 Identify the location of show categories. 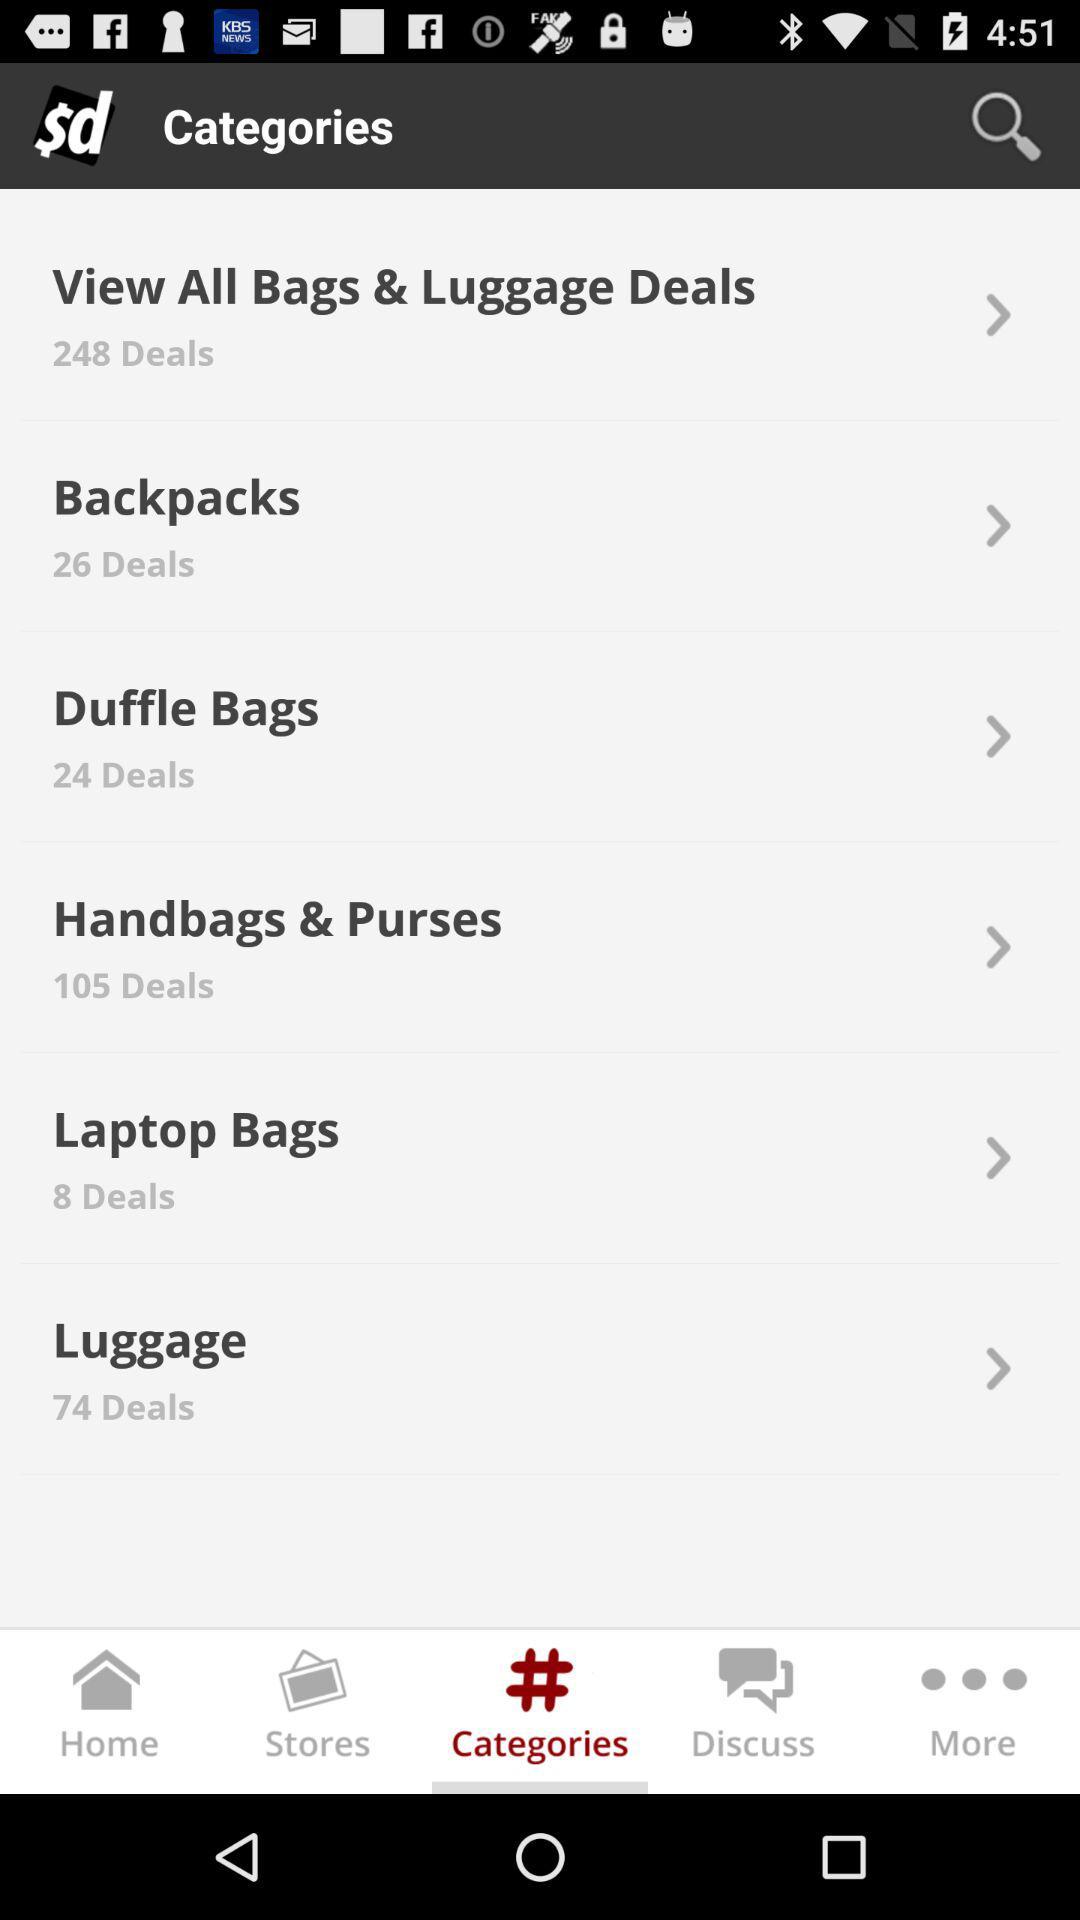
(540, 1715).